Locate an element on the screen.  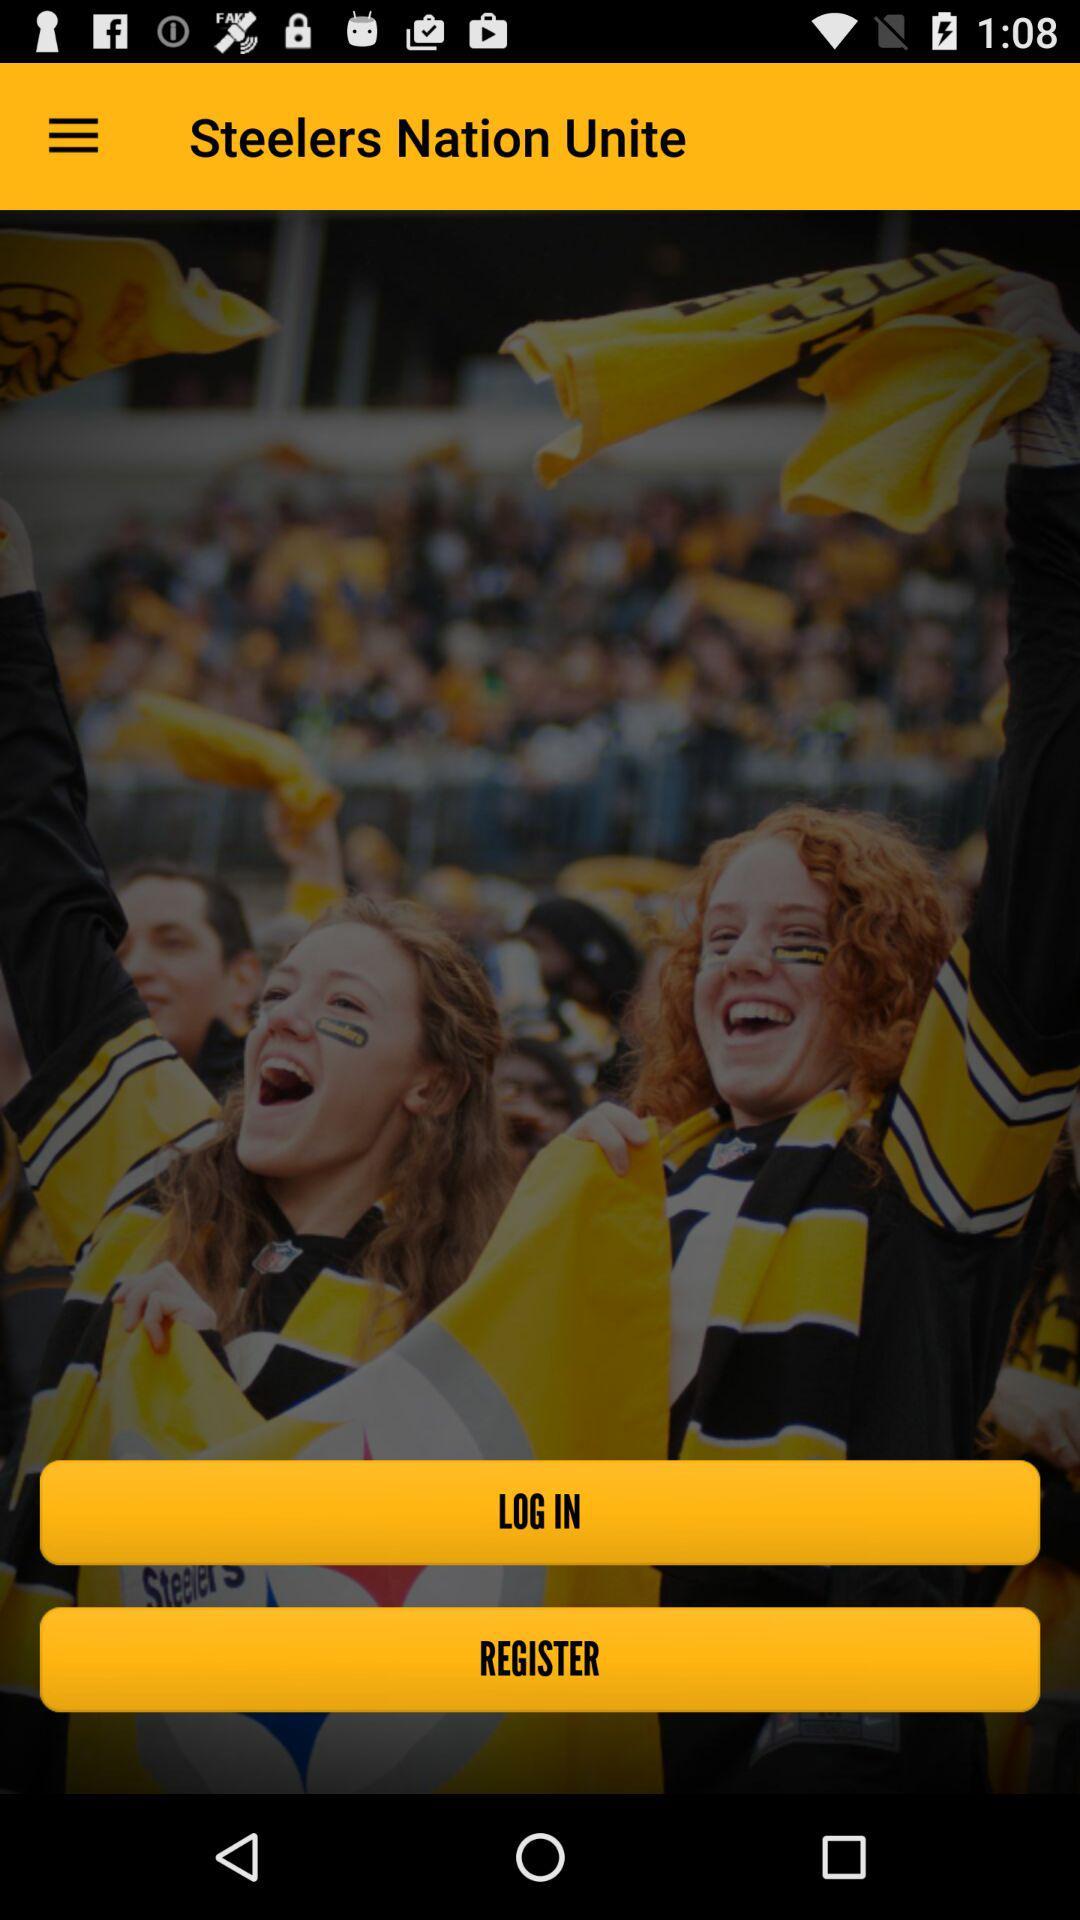
the app next to the steelers nation unite item is located at coordinates (72, 135).